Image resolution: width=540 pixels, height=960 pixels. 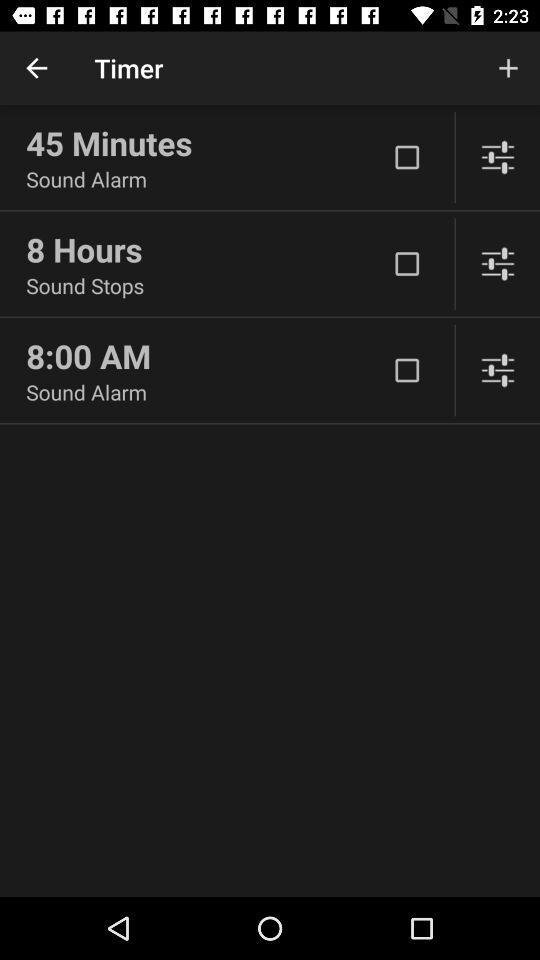 What do you see at coordinates (205, 356) in the screenshot?
I see `icon above sound alarm` at bounding box center [205, 356].